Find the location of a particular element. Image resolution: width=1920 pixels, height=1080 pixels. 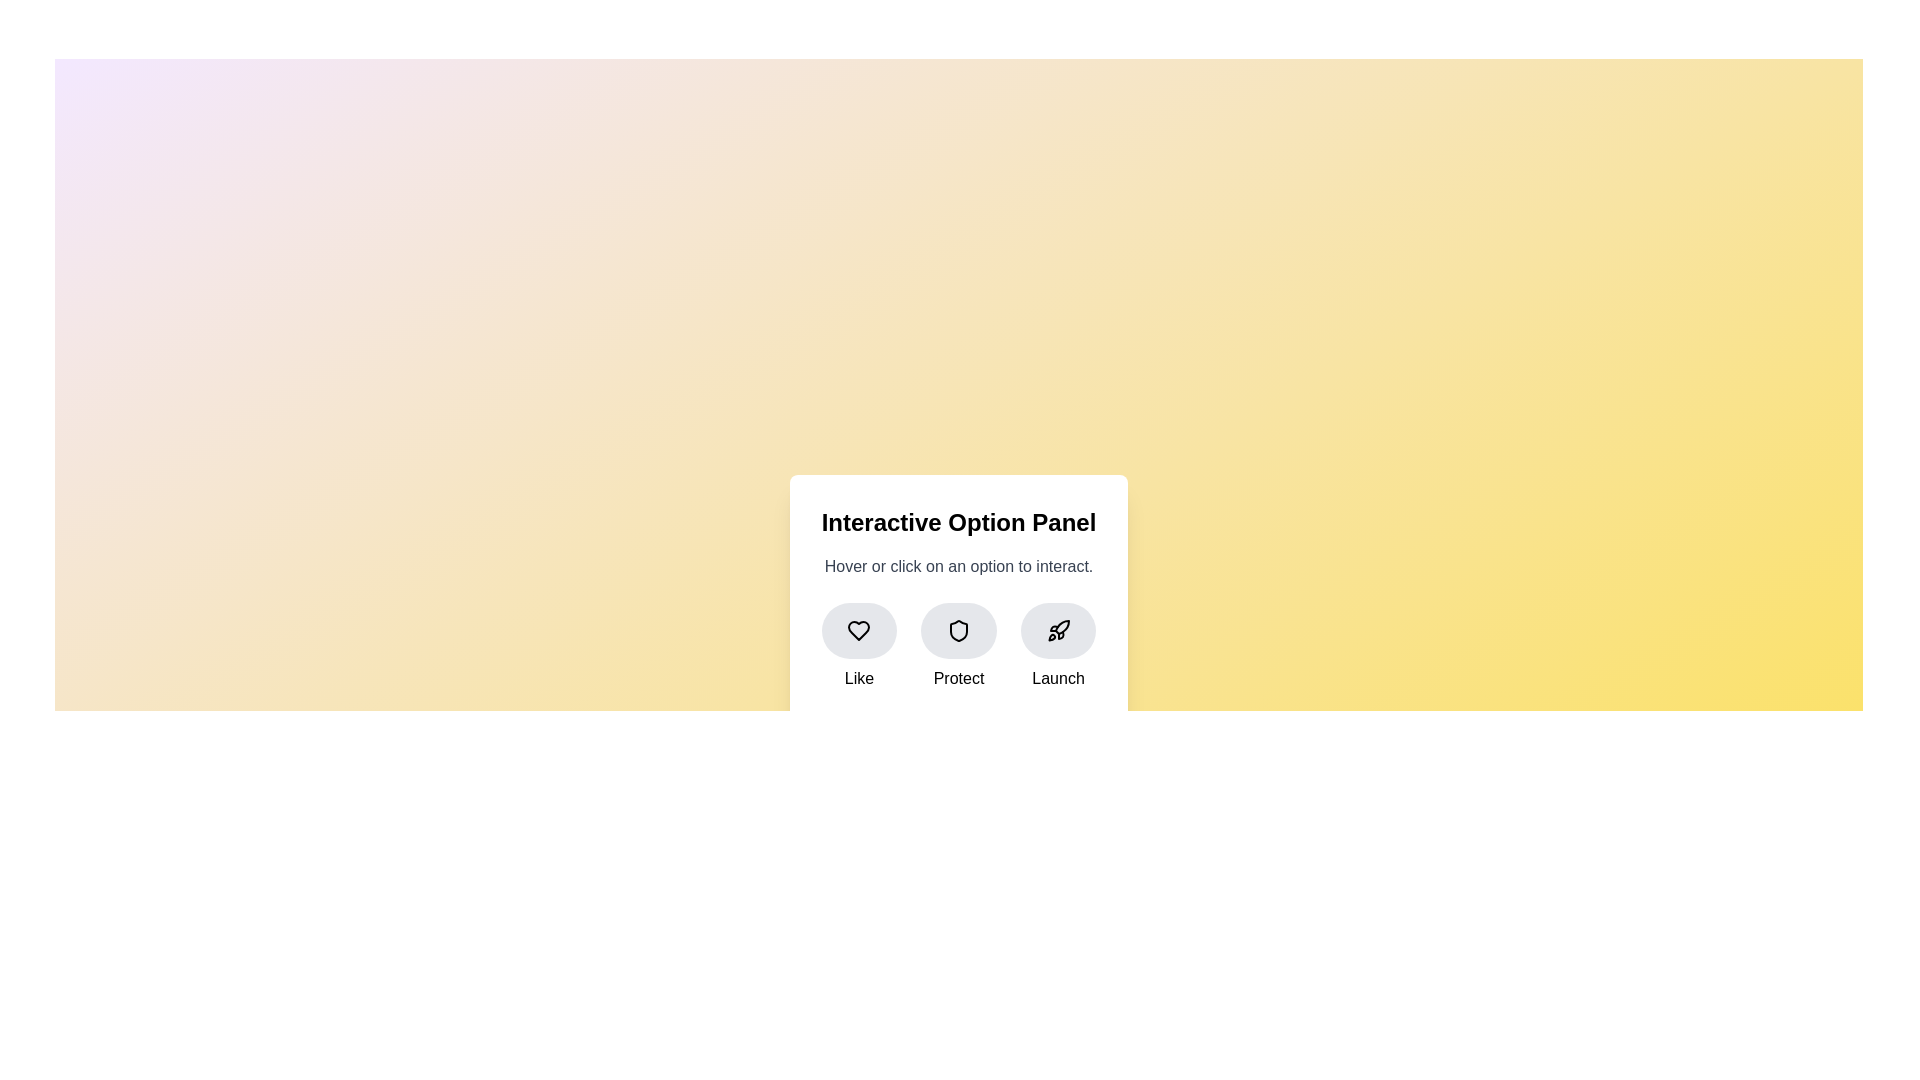

the central 'protect' button among three circular buttons displayed horizontally on the interactive panel is located at coordinates (958, 631).